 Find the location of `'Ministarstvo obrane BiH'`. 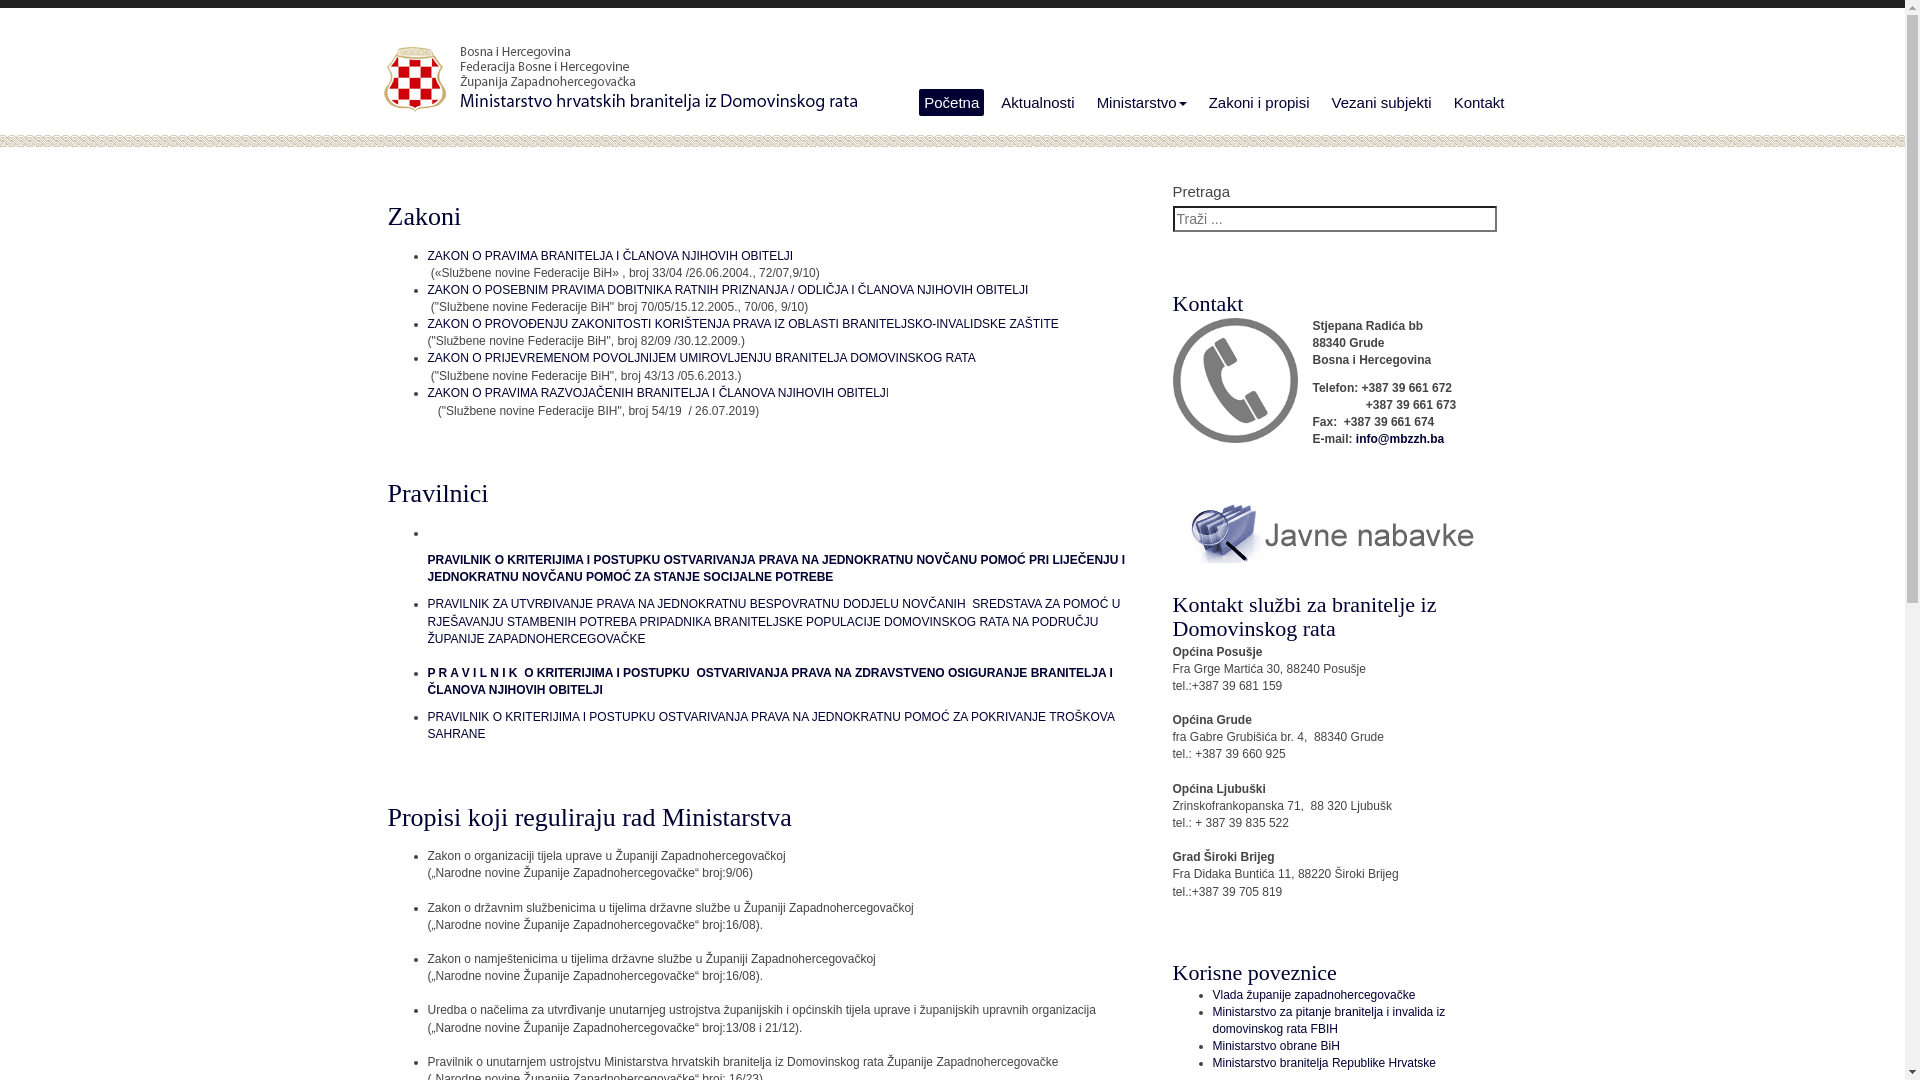

'Ministarstvo obrane BiH' is located at coordinates (1274, 1044).